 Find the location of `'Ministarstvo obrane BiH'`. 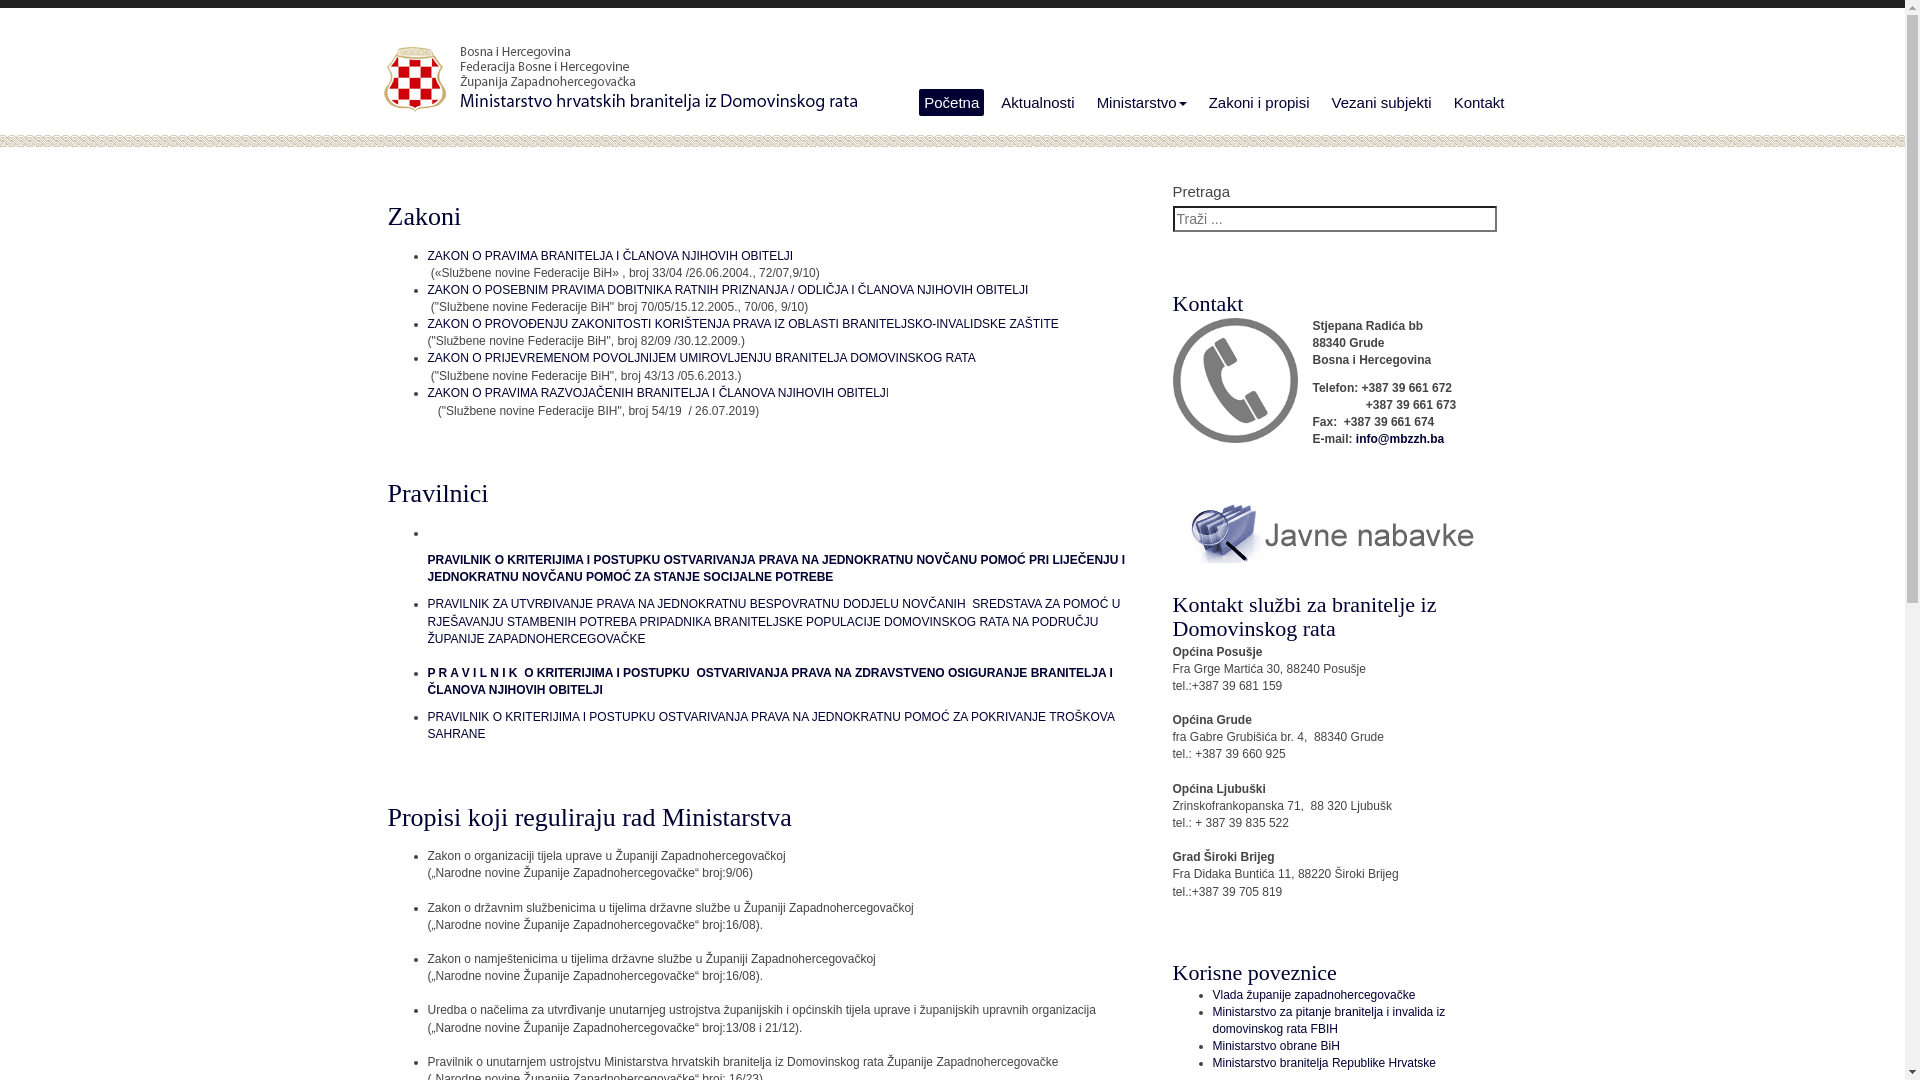

'Ministarstvo obrane BiH' is located at coordinates (1274, 1044).